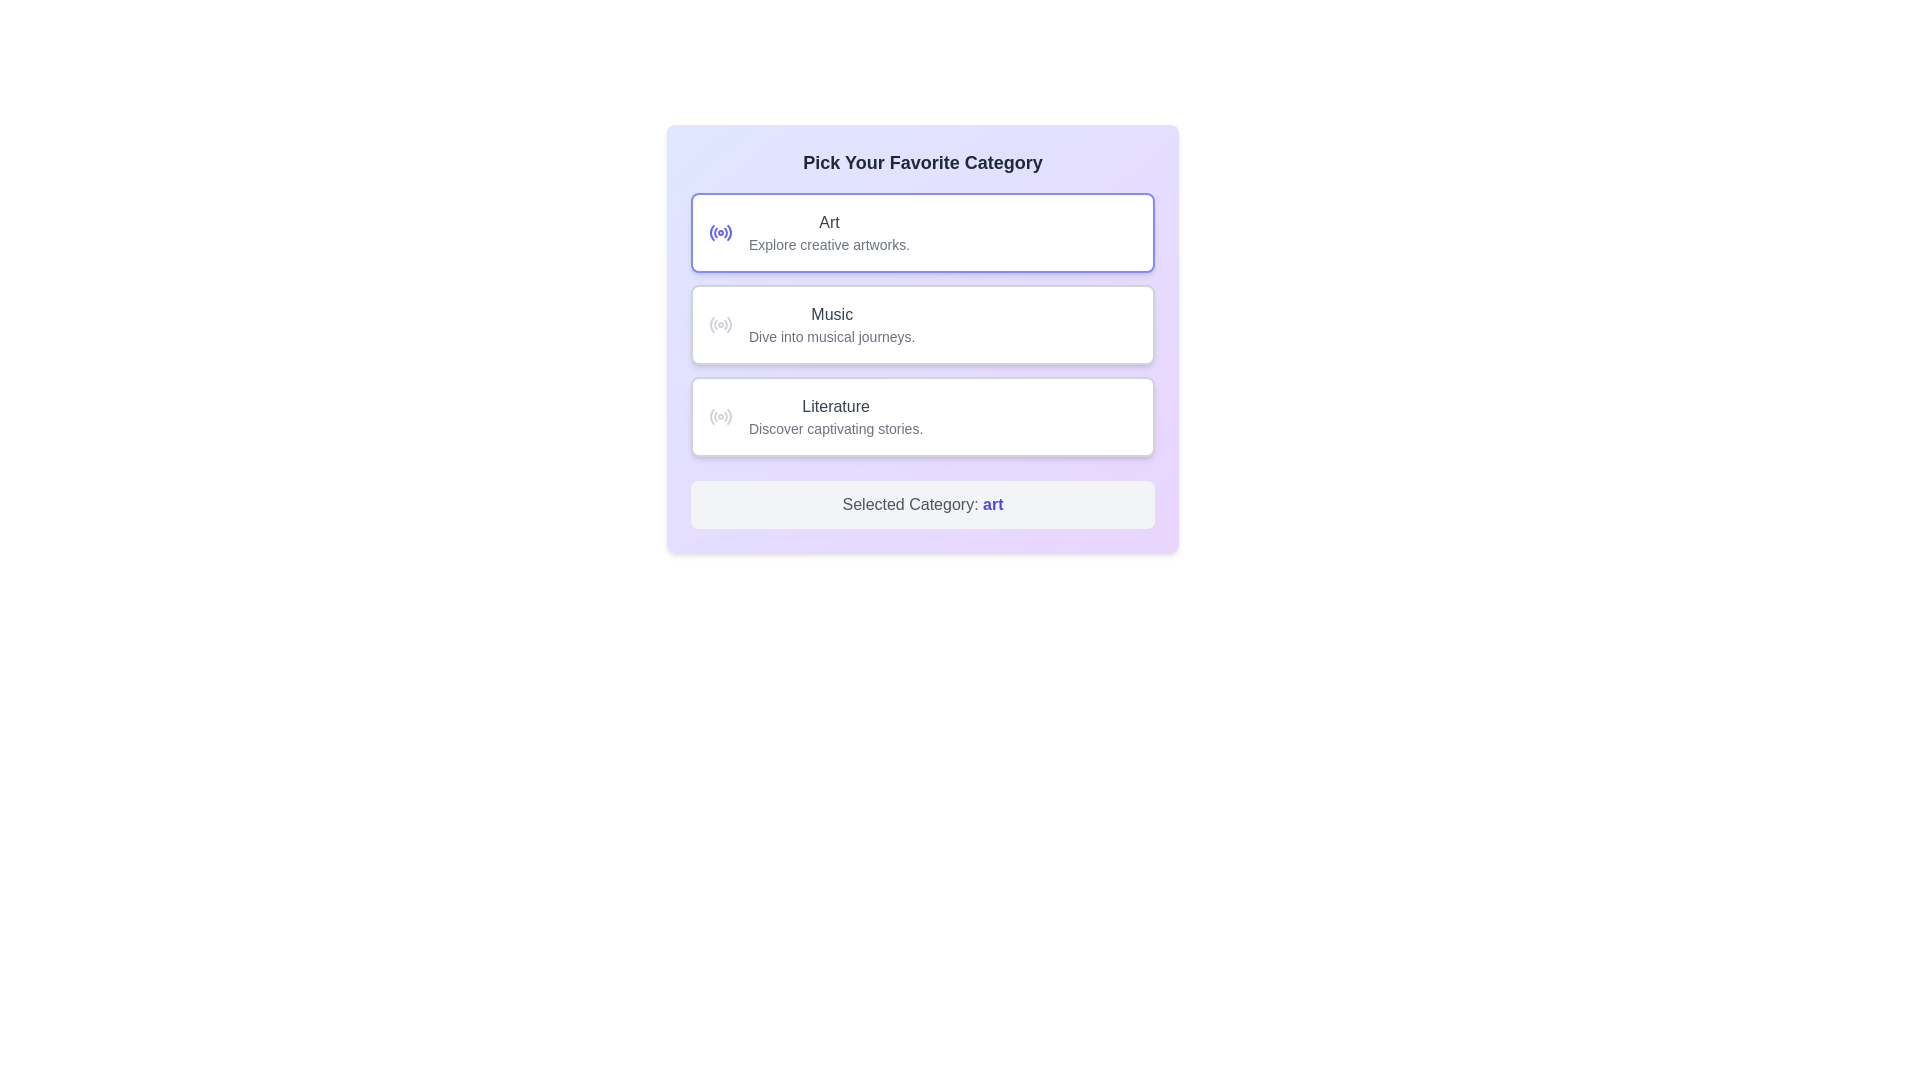 The image size is (1920, 1080). Describe the element at coordinates (921, 161) in the screenshot. I see `text heading located at the top of the card-like interface that instructs users to pick one of the categories listed below` at that location.